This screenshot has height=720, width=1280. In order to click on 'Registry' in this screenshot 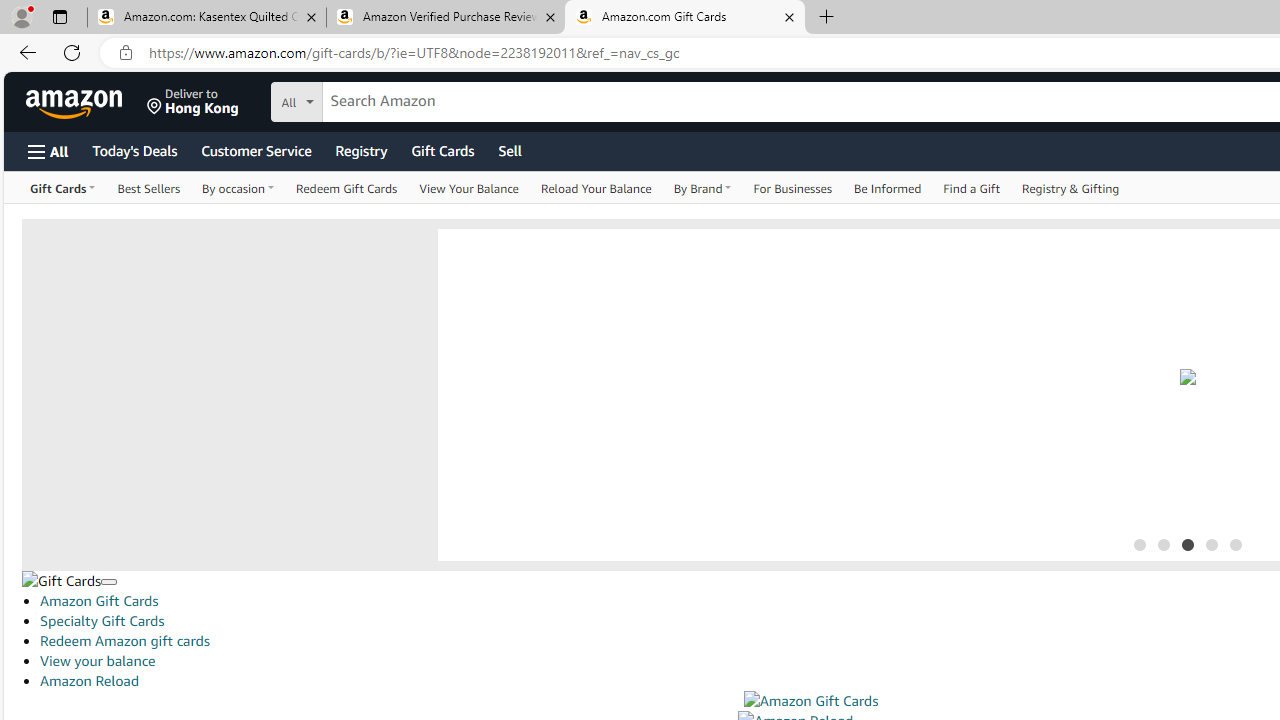, I will do `click(360, 149)`.